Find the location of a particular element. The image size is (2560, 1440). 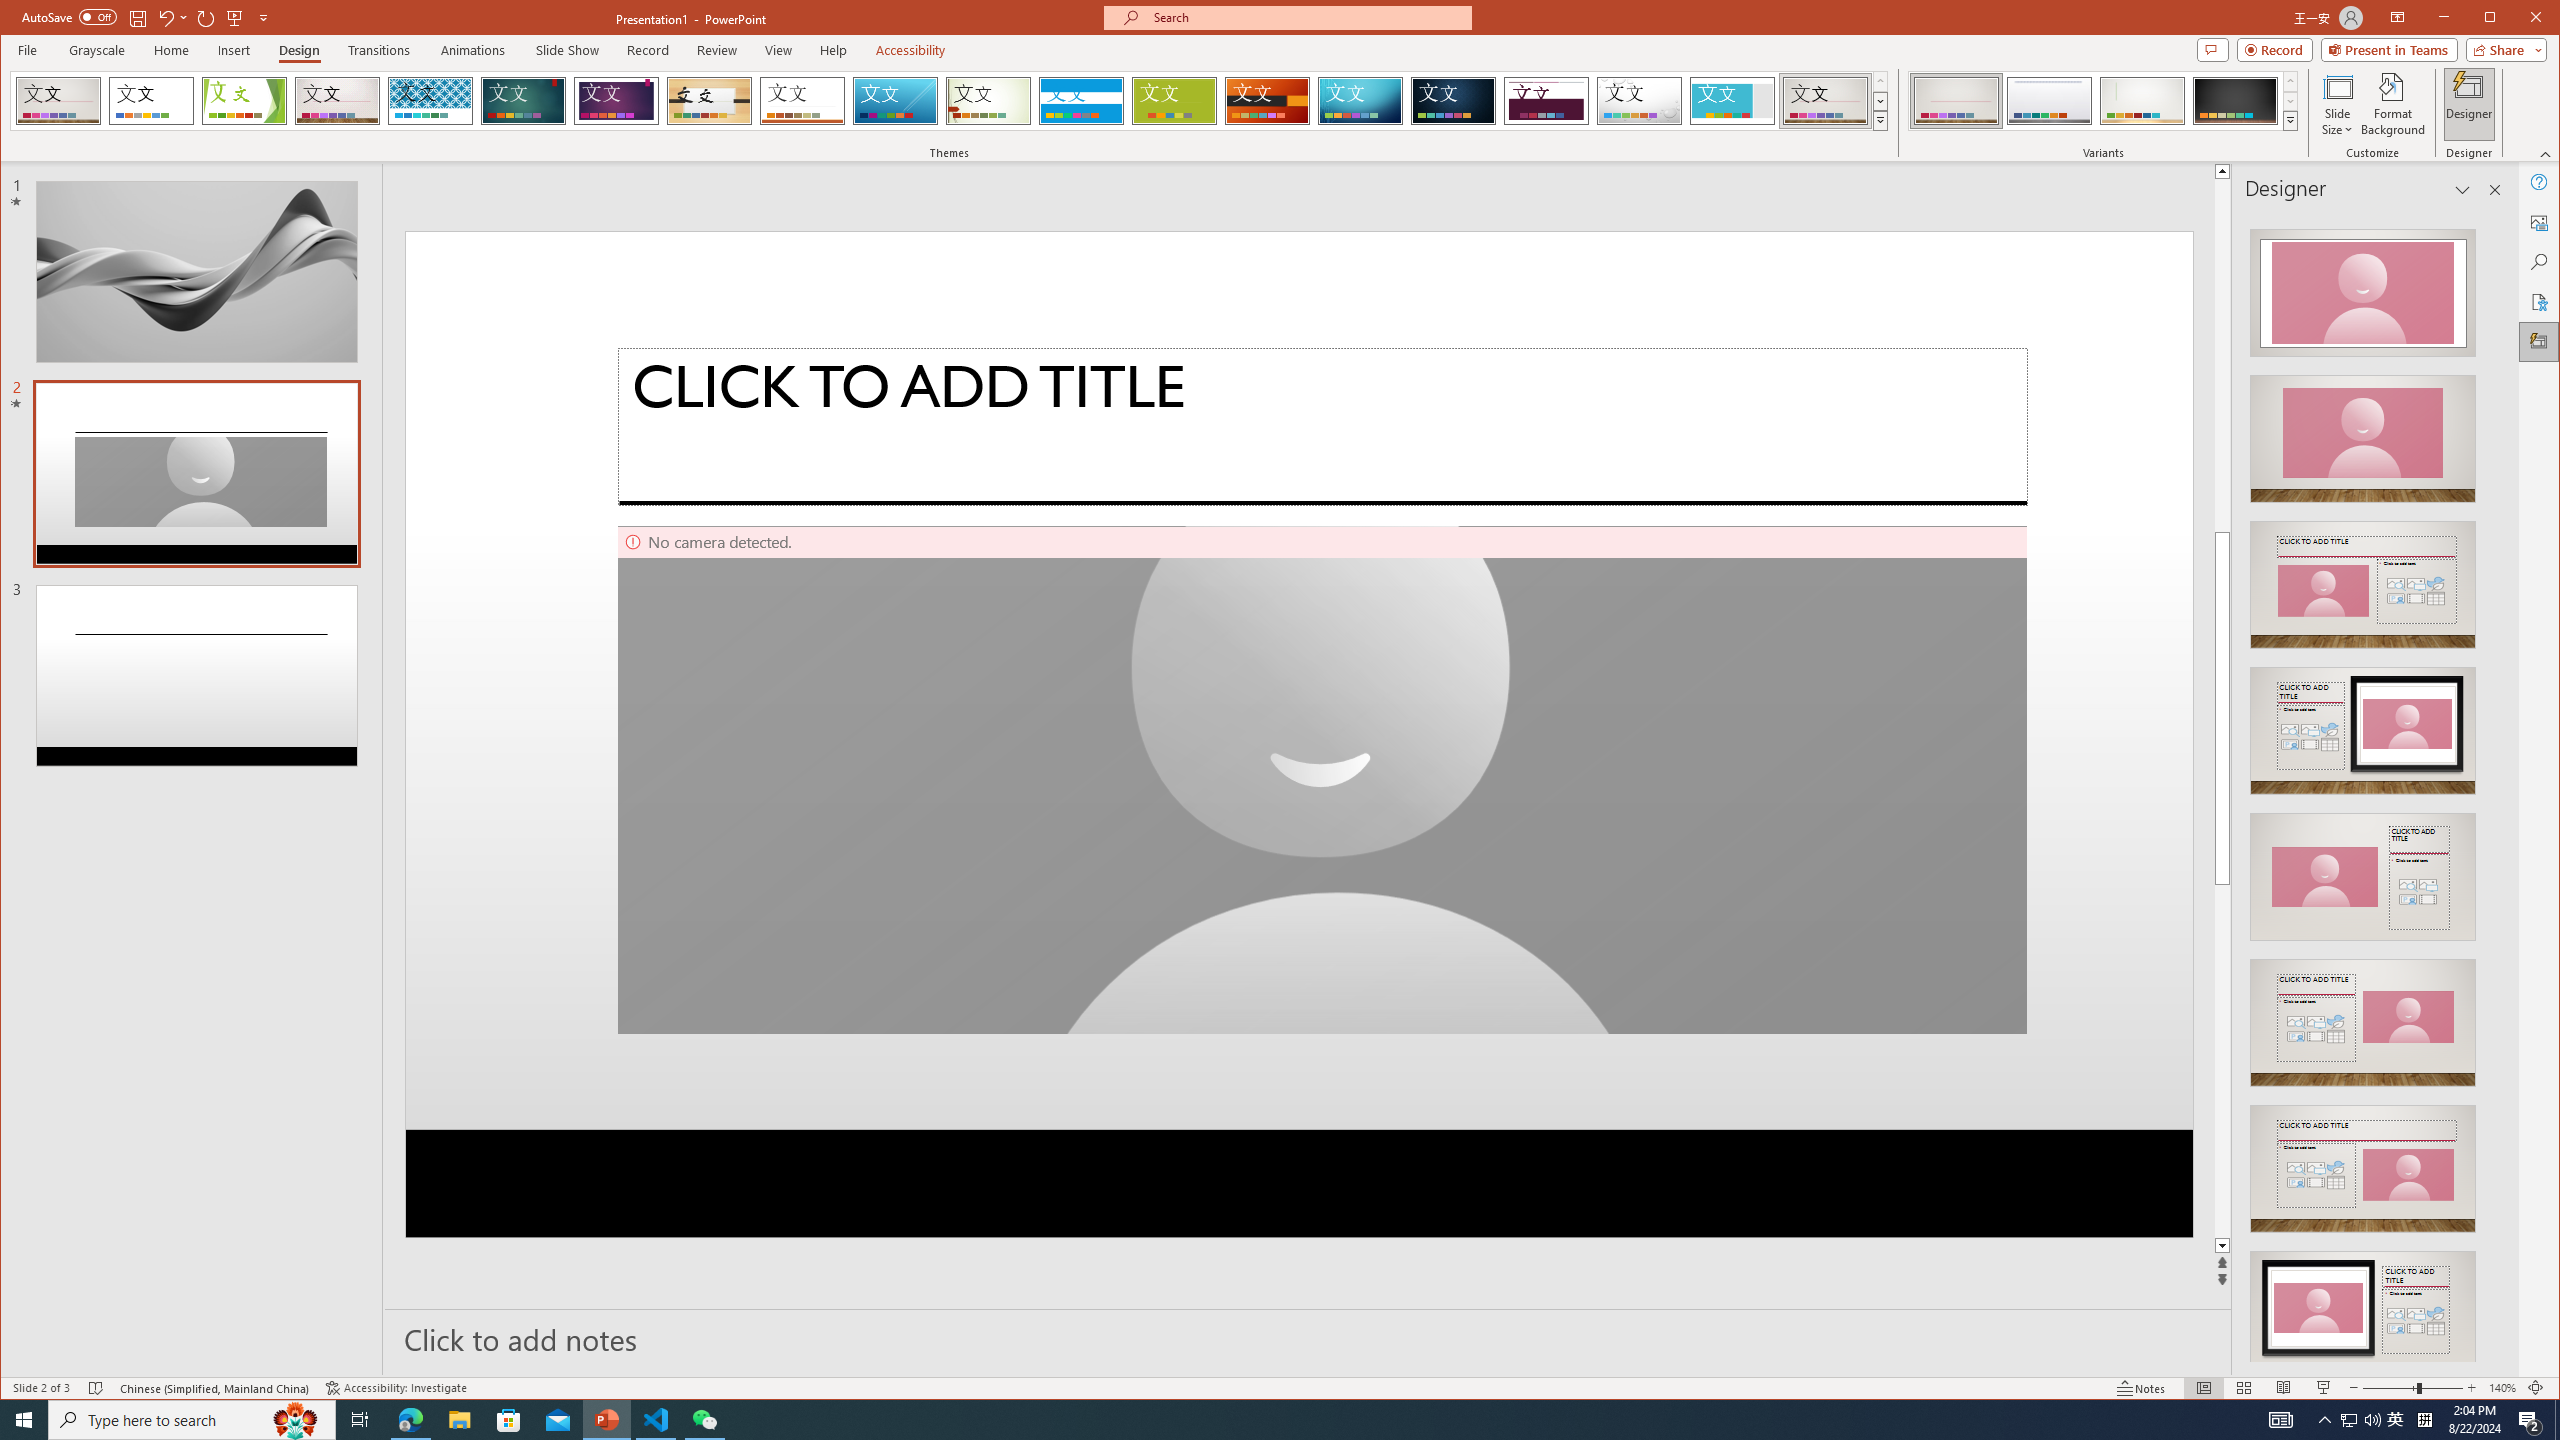

'Office Theme' is located at coordinates (150, 100).